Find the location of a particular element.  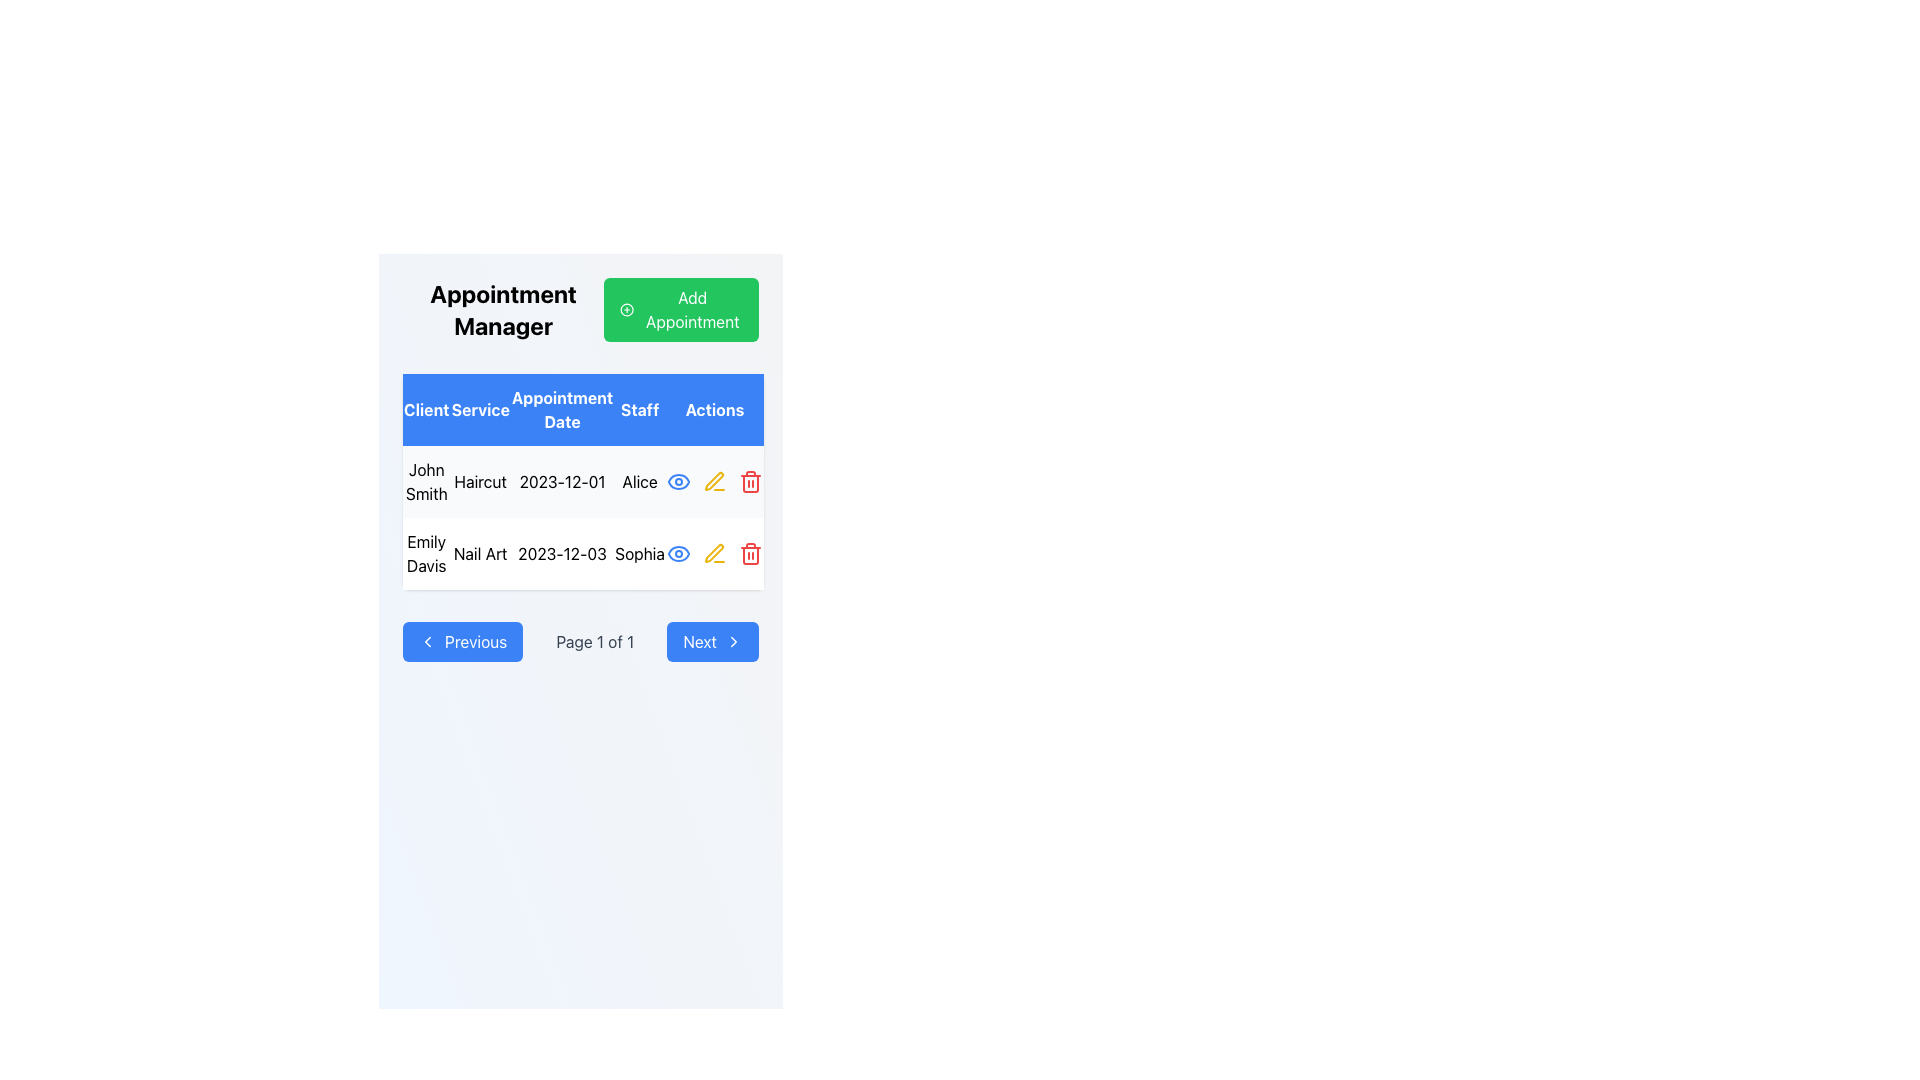

the yellow pencil icon edit button in the Actions column of the second row, which is located between the blue eye icon and the red trash can icon is located at coordinates (714, 554).